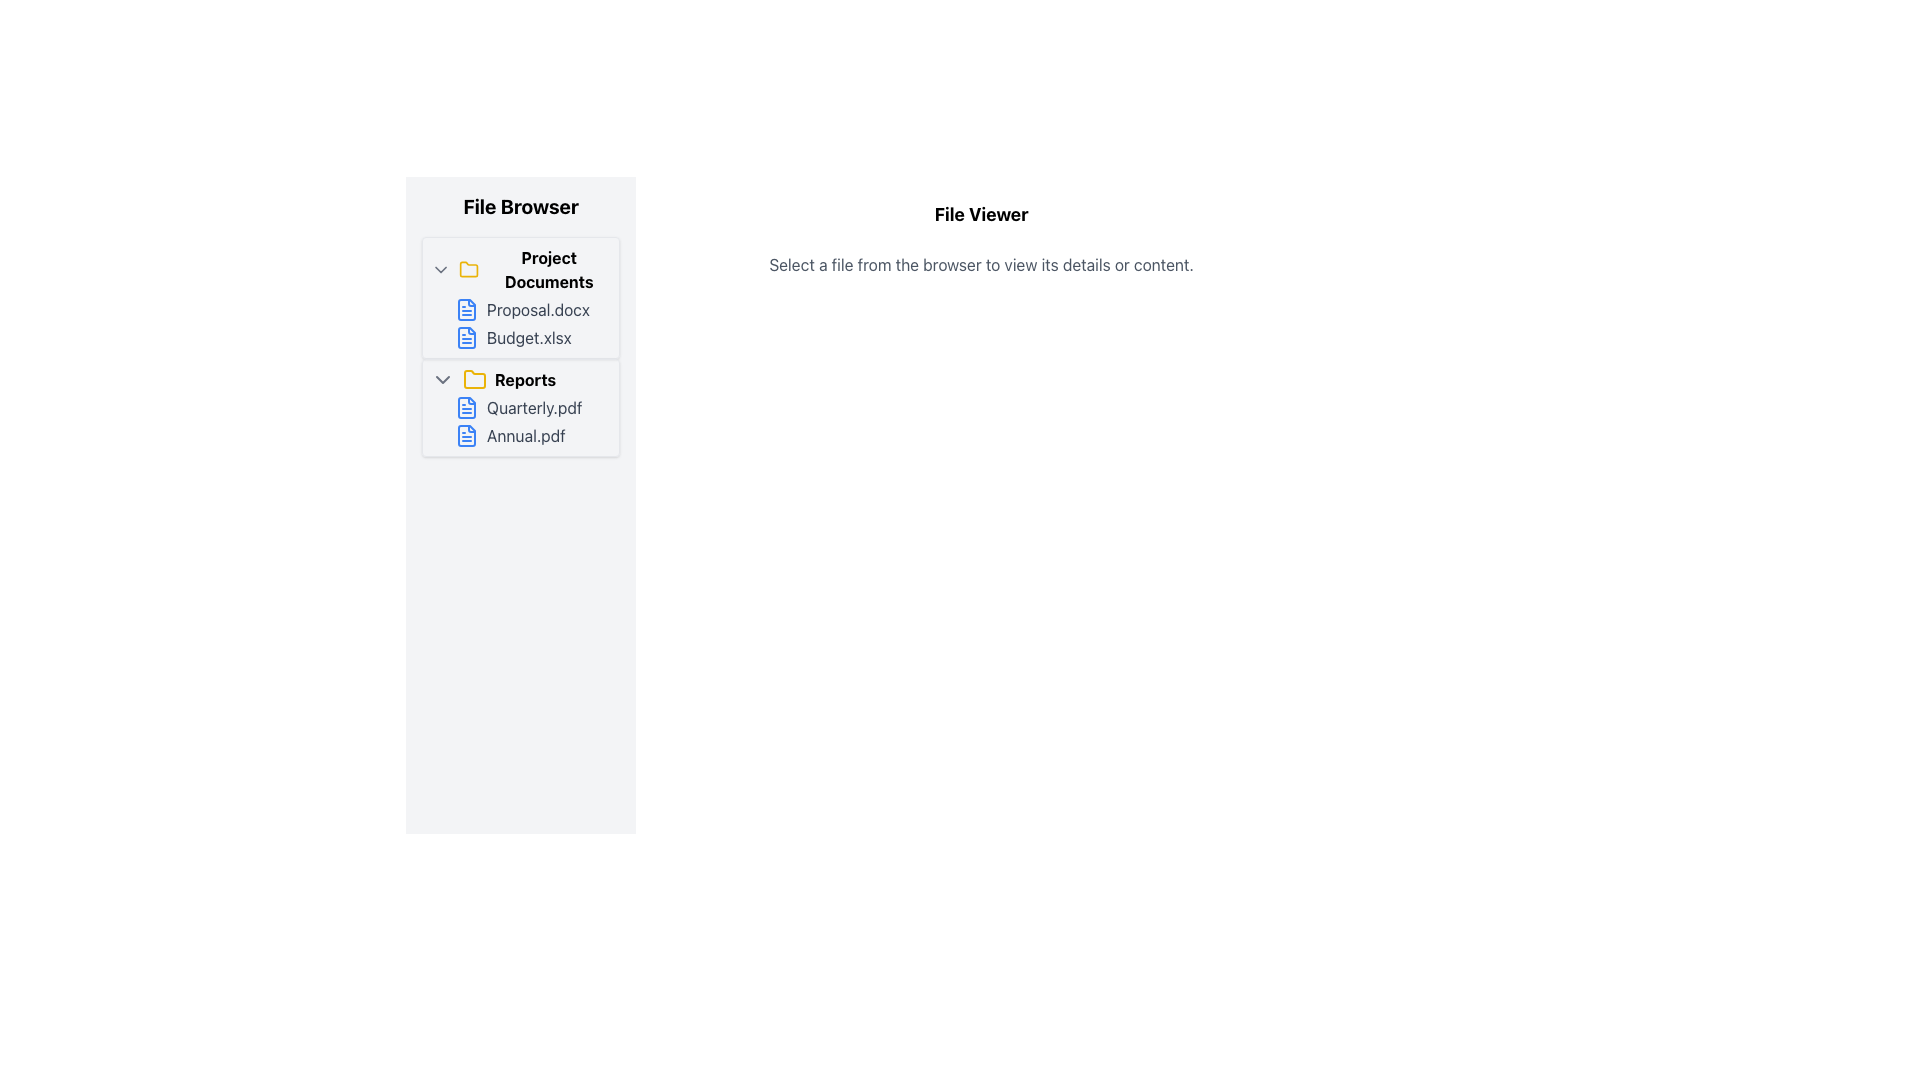  I want to click on the chevron button located to the immediate left of the 'Project Documents' folder icon and text in the File Browser area to trigger a tooltip or style change, so click(440, 270).